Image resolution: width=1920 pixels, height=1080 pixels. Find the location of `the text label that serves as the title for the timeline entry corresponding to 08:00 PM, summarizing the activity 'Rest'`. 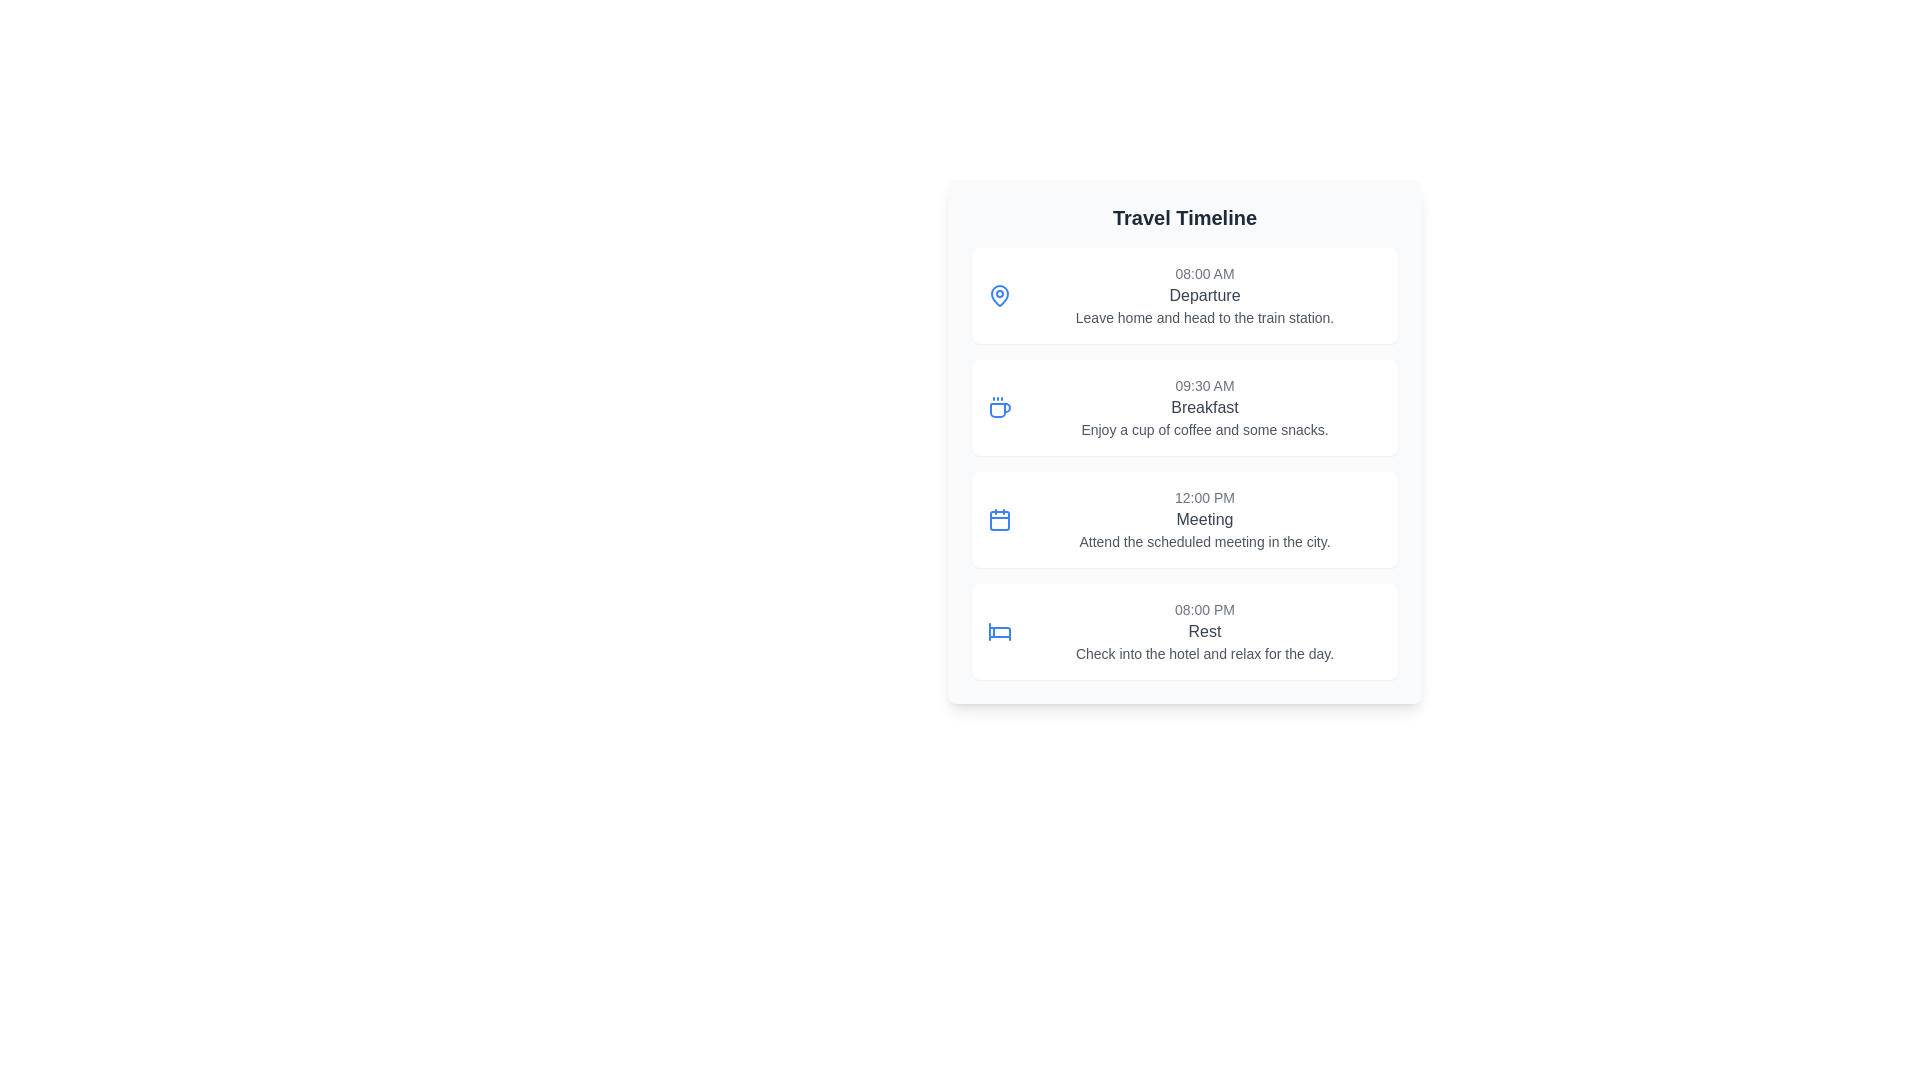

the text label that serves as the title for the timeline entry corresponding to 08:00 PM, summarizing the activity 'Rest' is located at coordinates (1203, 632).